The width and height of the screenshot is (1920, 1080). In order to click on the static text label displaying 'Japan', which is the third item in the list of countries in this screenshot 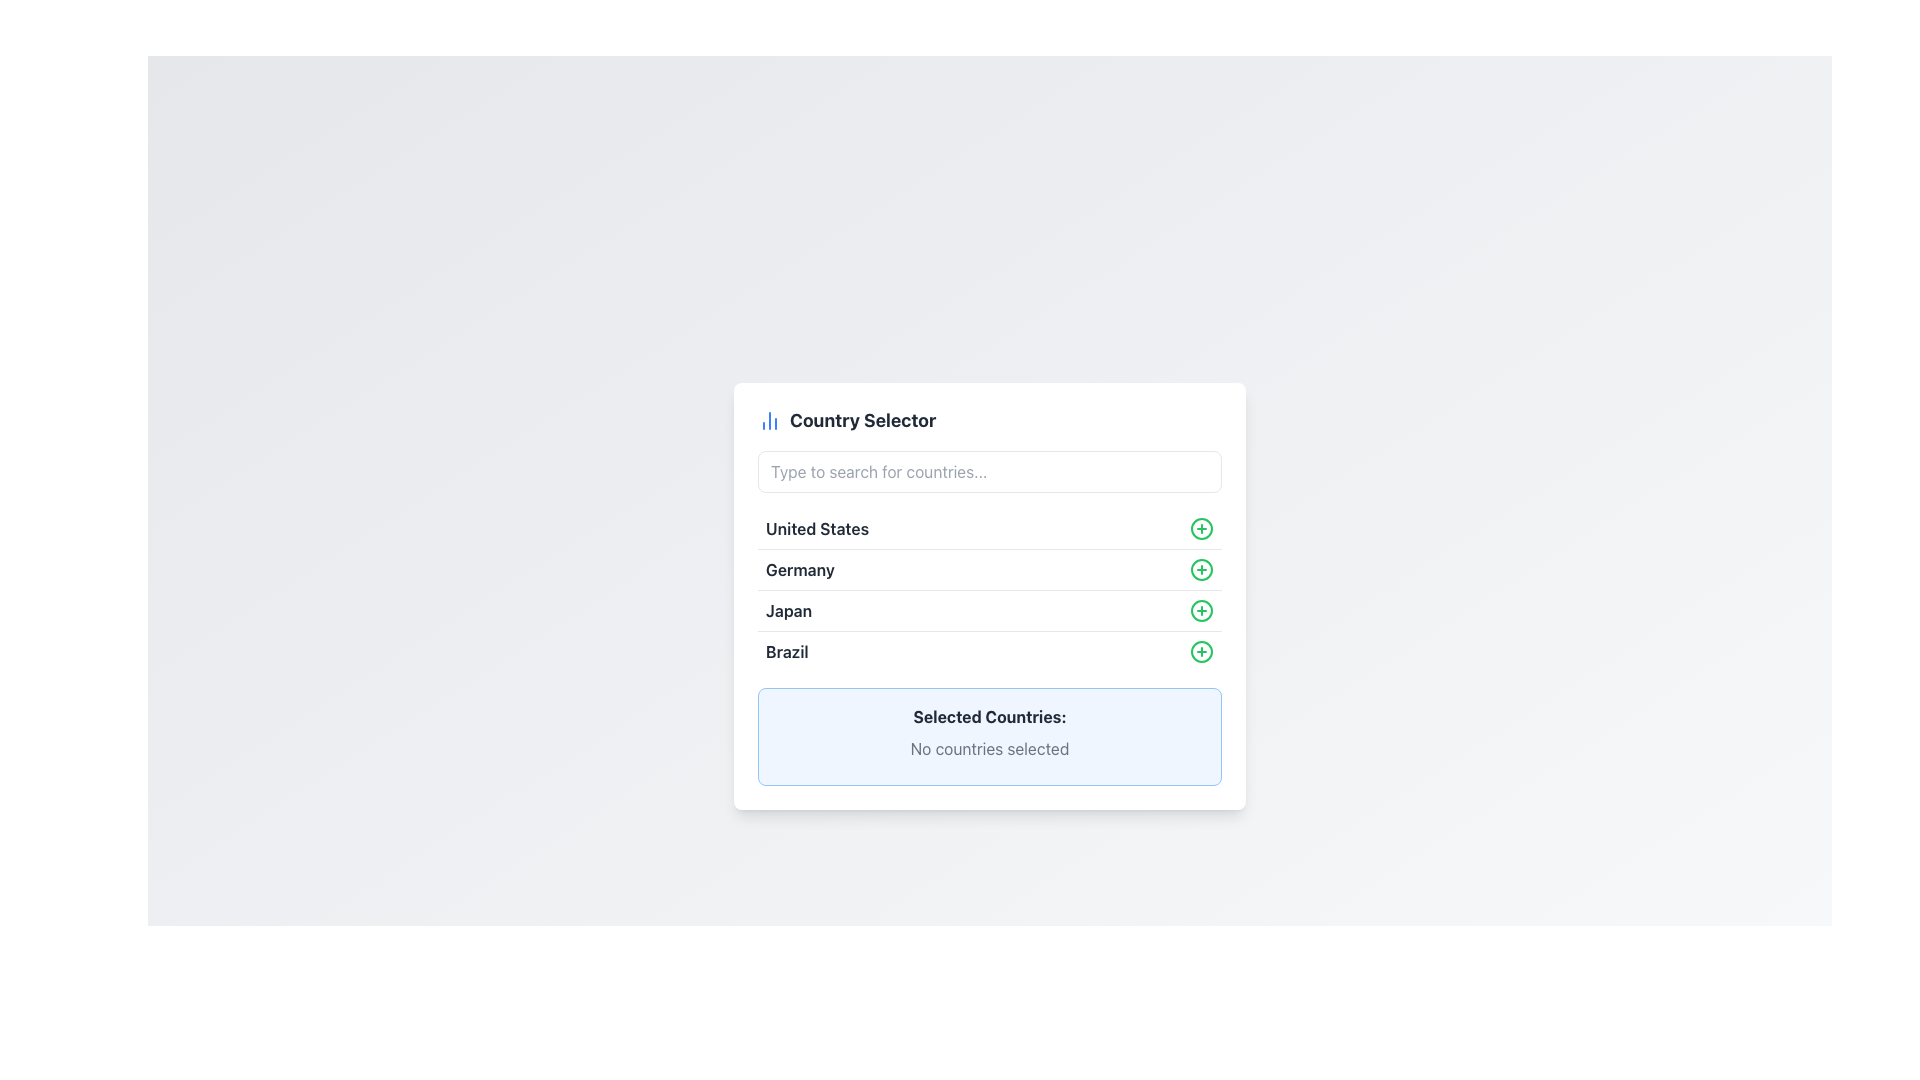, I will do `click(788, 609)`.